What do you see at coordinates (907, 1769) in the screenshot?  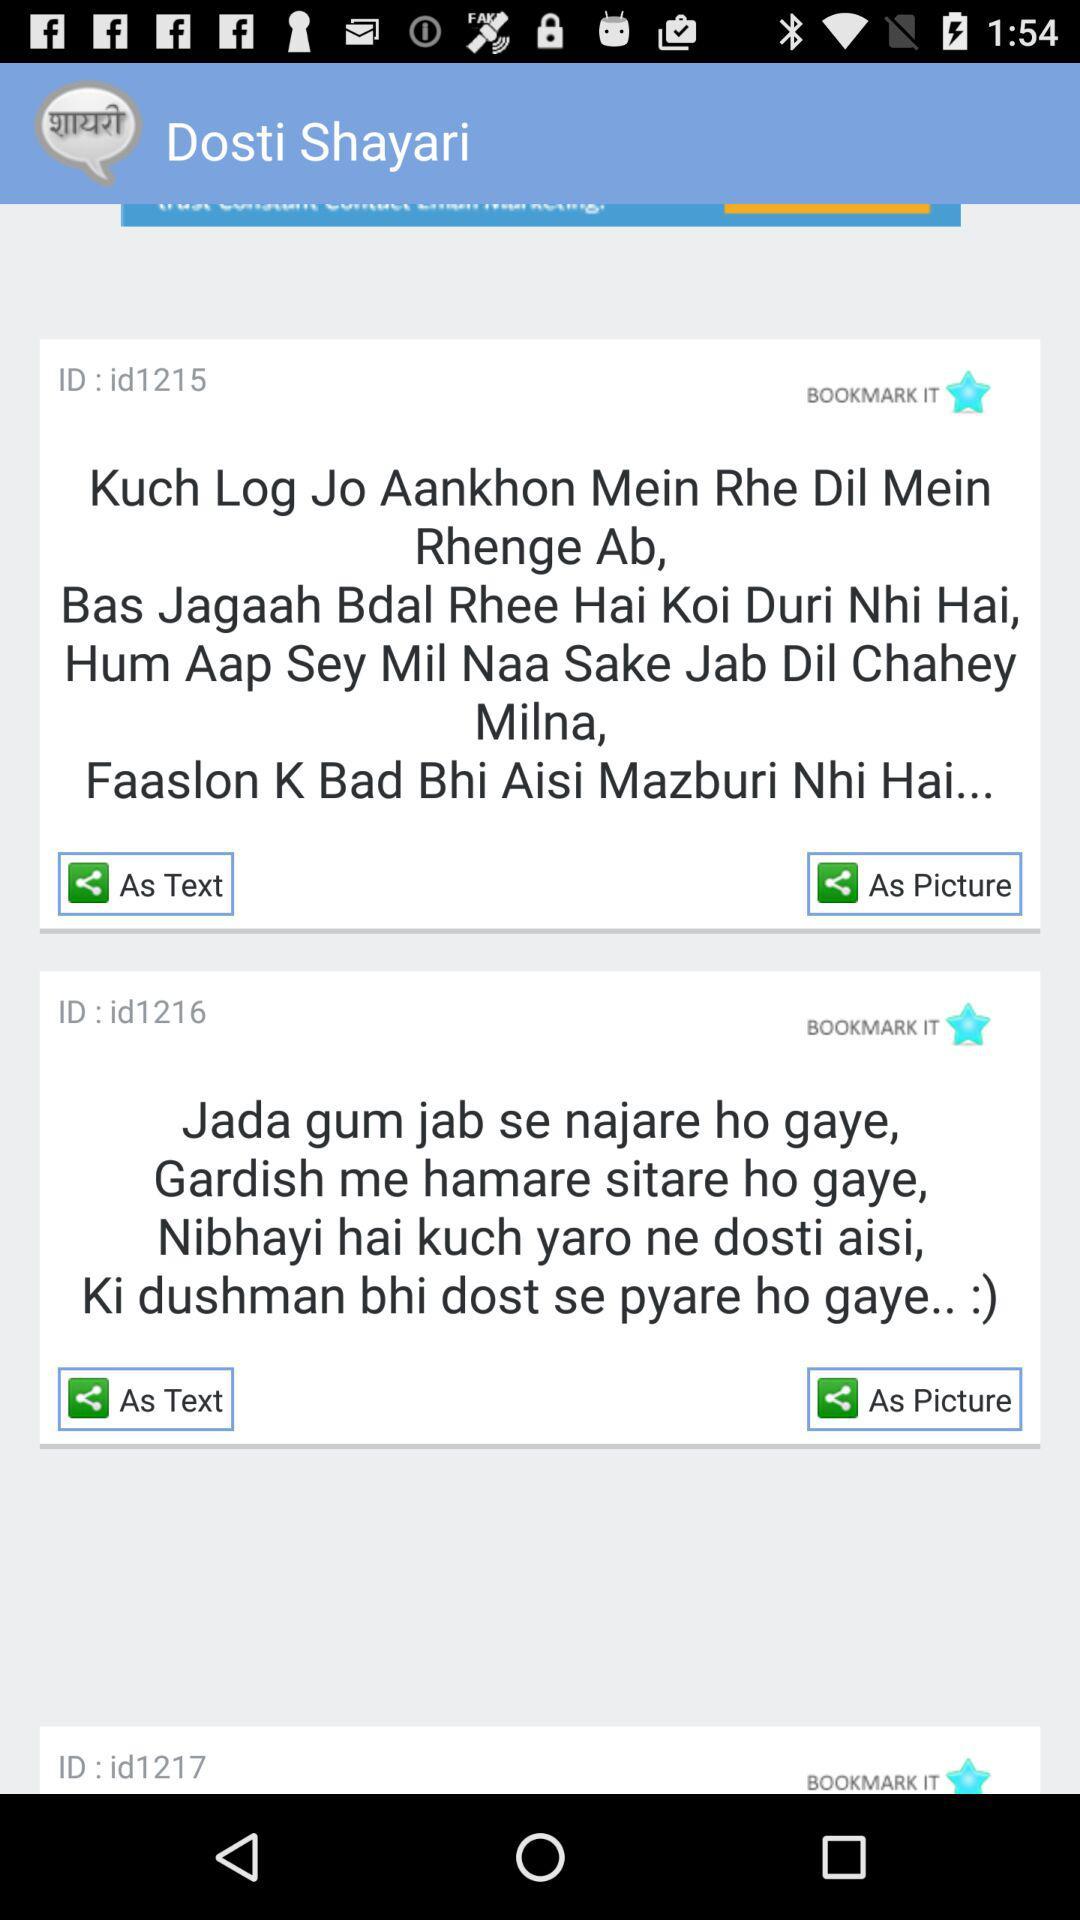 I see `tap to bookmark` at bounding box center [907, 1769].